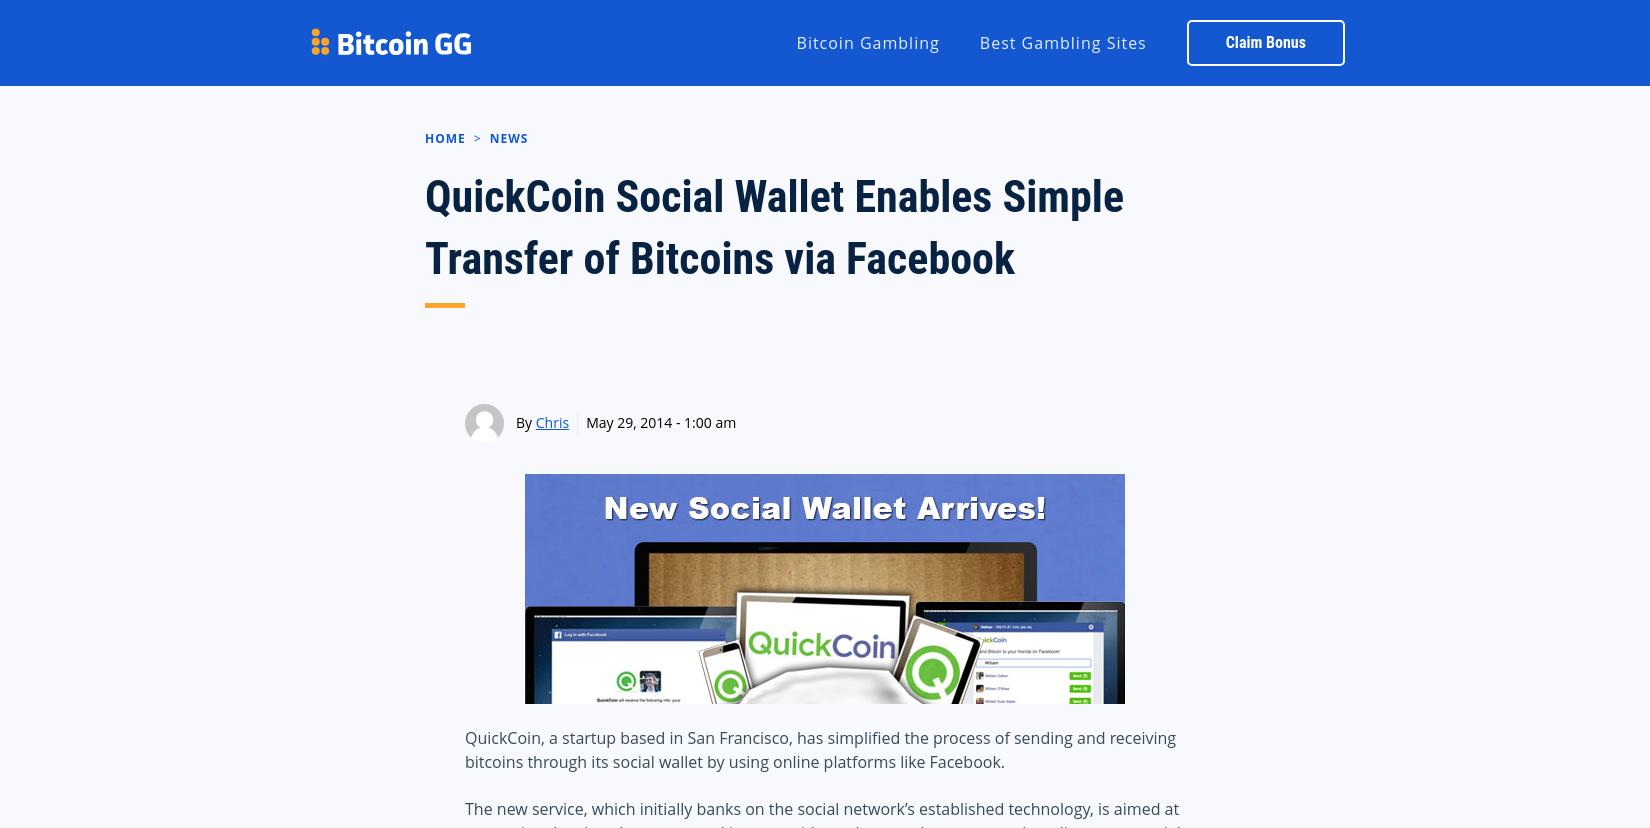 The width and height of the screenshot is (1650, 828). What do you see at coordinates (659, 422) in the screenshot?
I see `'May 29, 2014 - 1:00 am'` at bounding box center [659, 422].